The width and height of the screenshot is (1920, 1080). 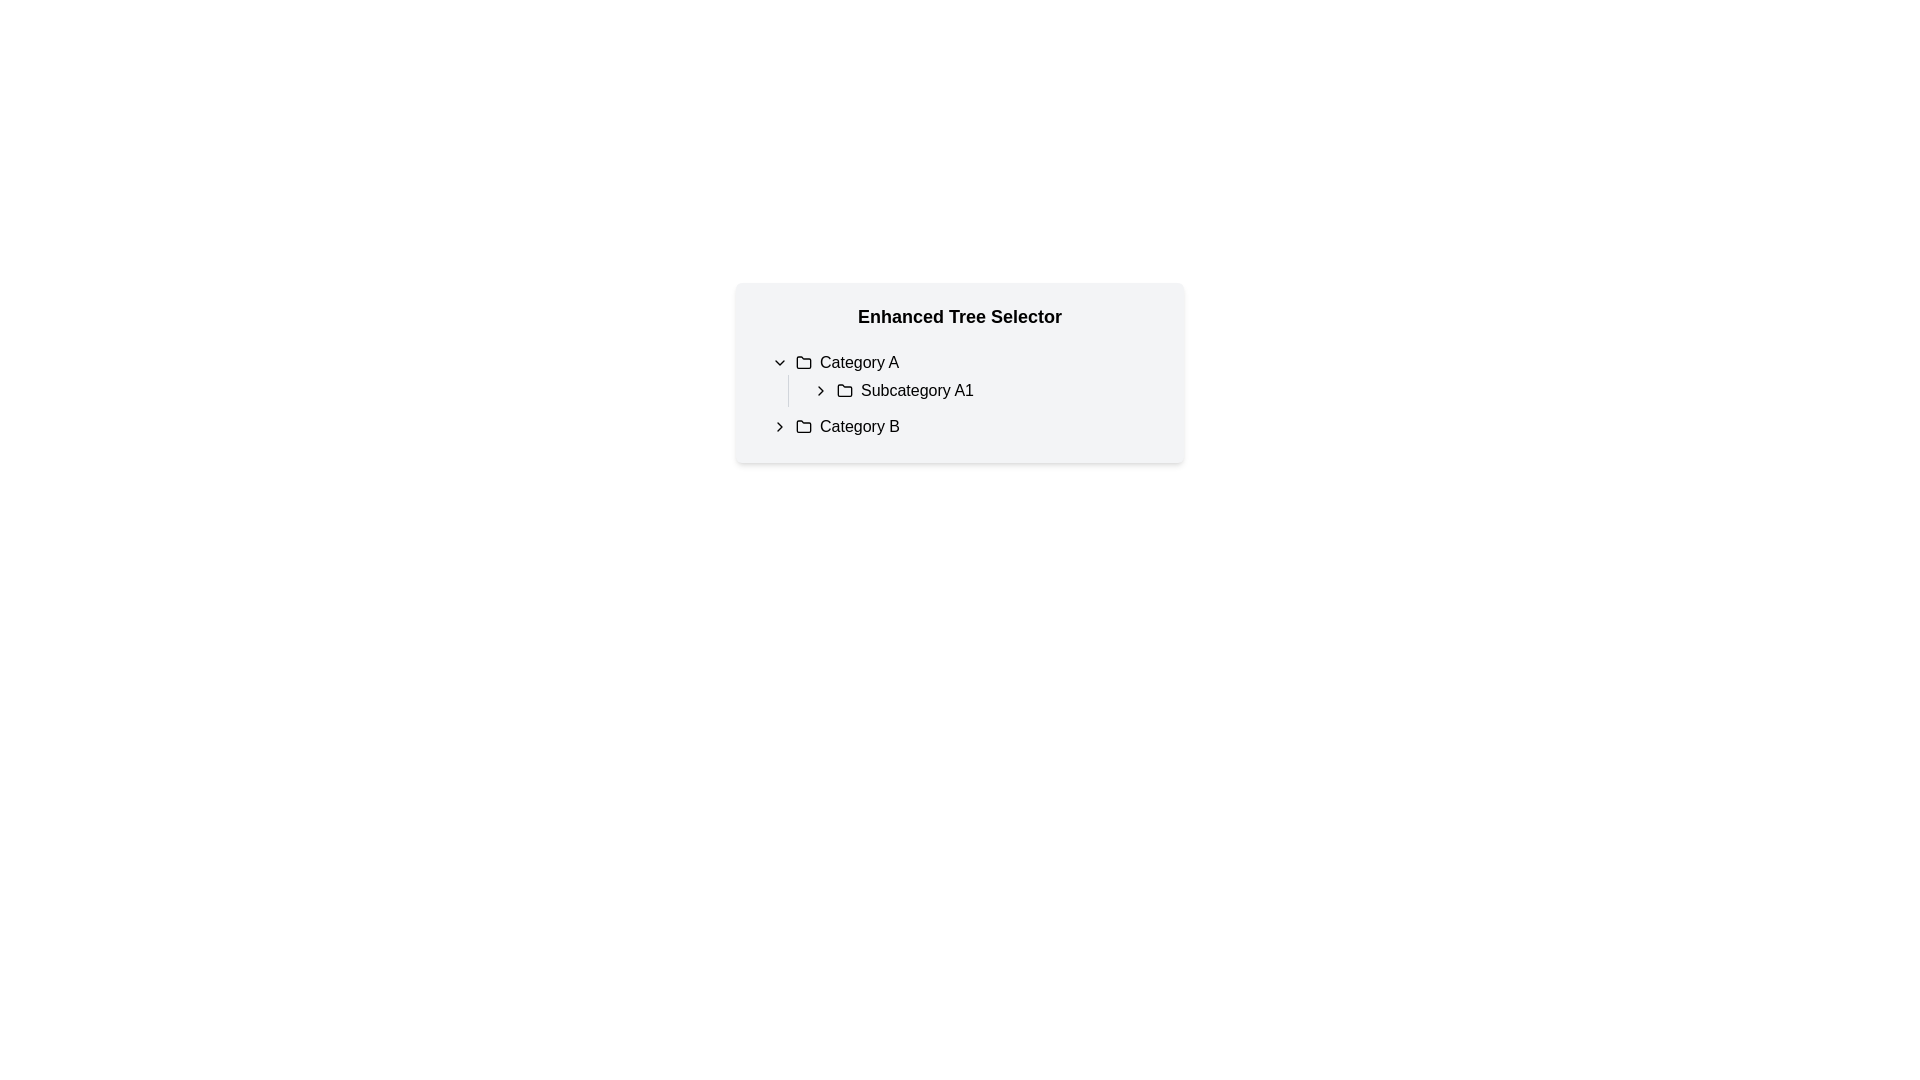 What do you see at coordinates (820, 390) in the screenshot?
I see `the chevron-right icon button located to the left of the 'Subcategory A1' text` at bounding box center [820, 390].